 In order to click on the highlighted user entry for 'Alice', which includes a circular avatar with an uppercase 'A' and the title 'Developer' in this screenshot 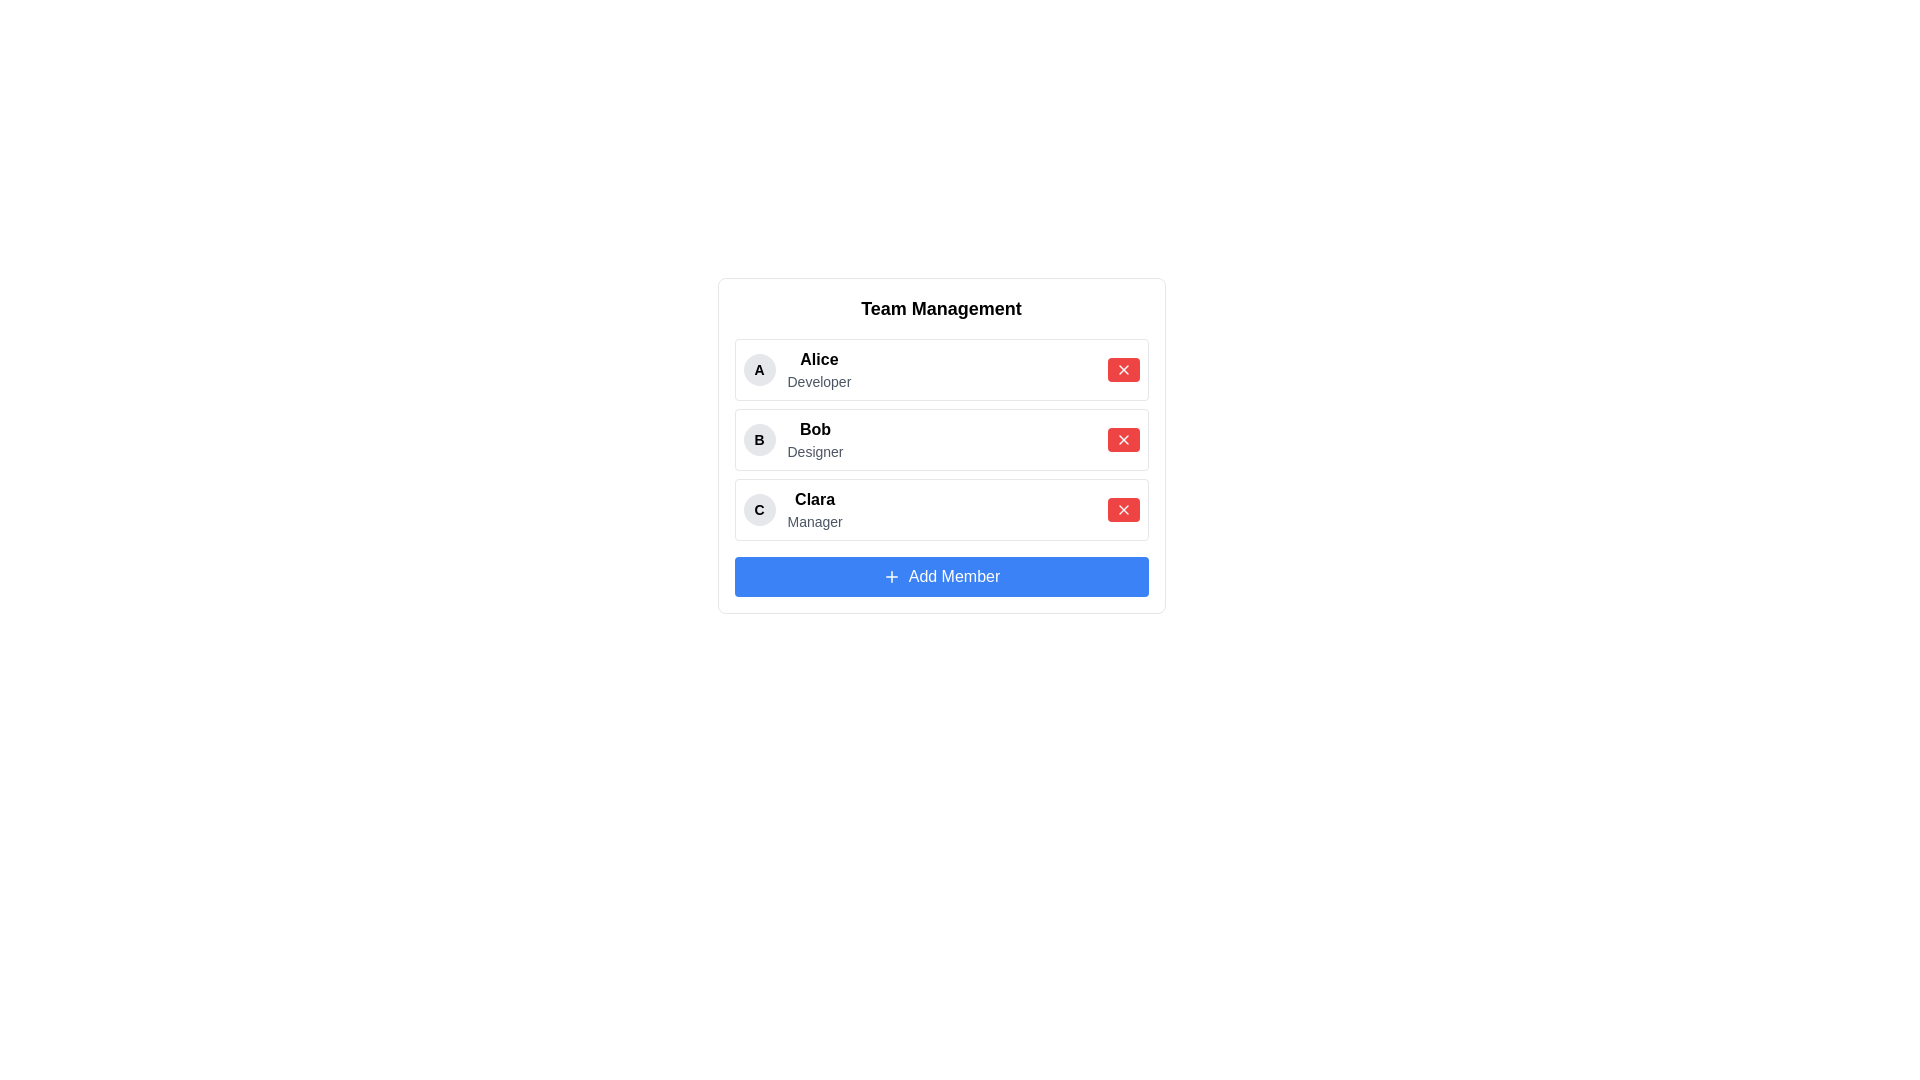, I will do `click(796, 370)`.